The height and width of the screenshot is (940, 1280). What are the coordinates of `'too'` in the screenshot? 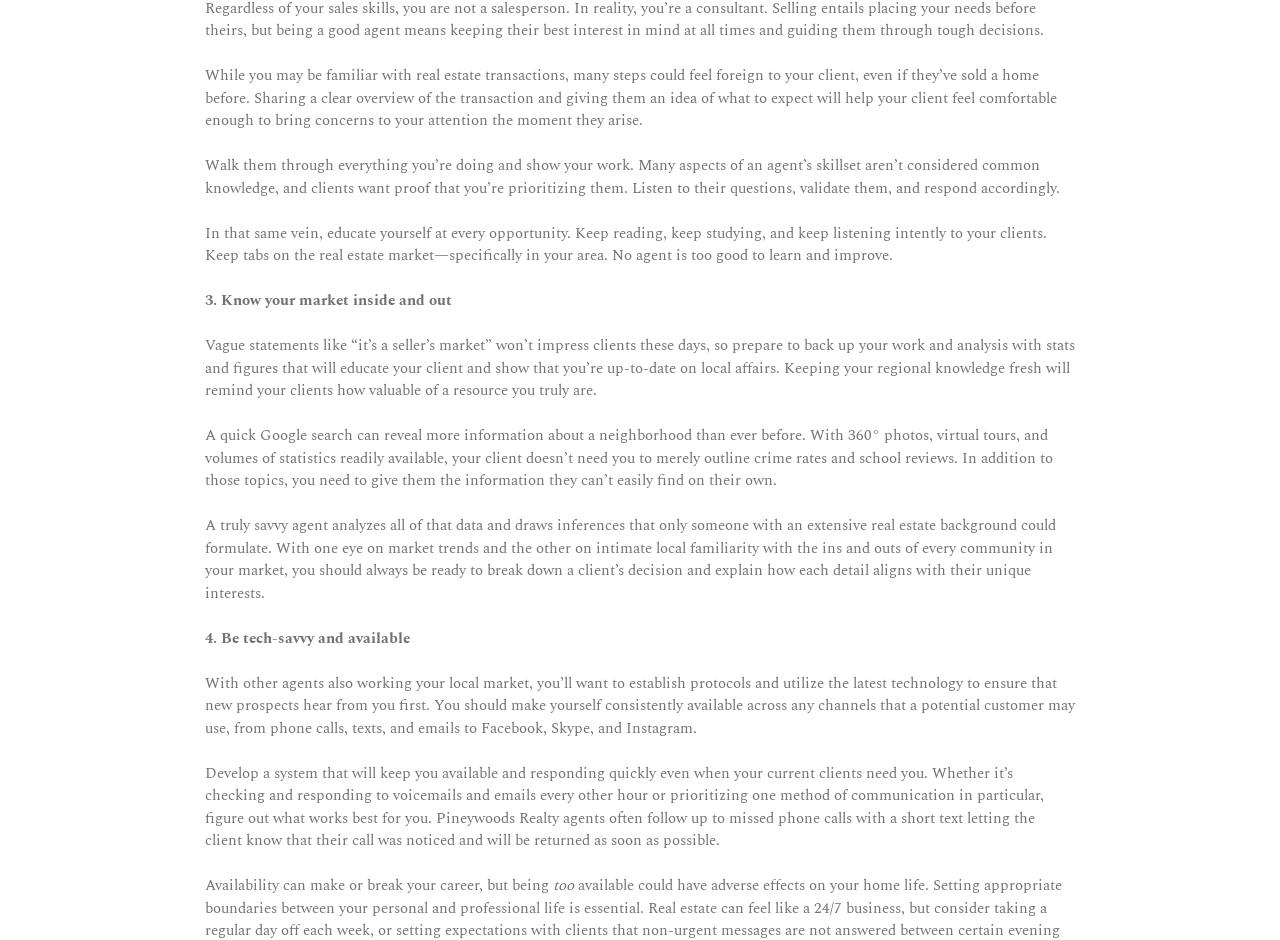 It's located at (562, 885).